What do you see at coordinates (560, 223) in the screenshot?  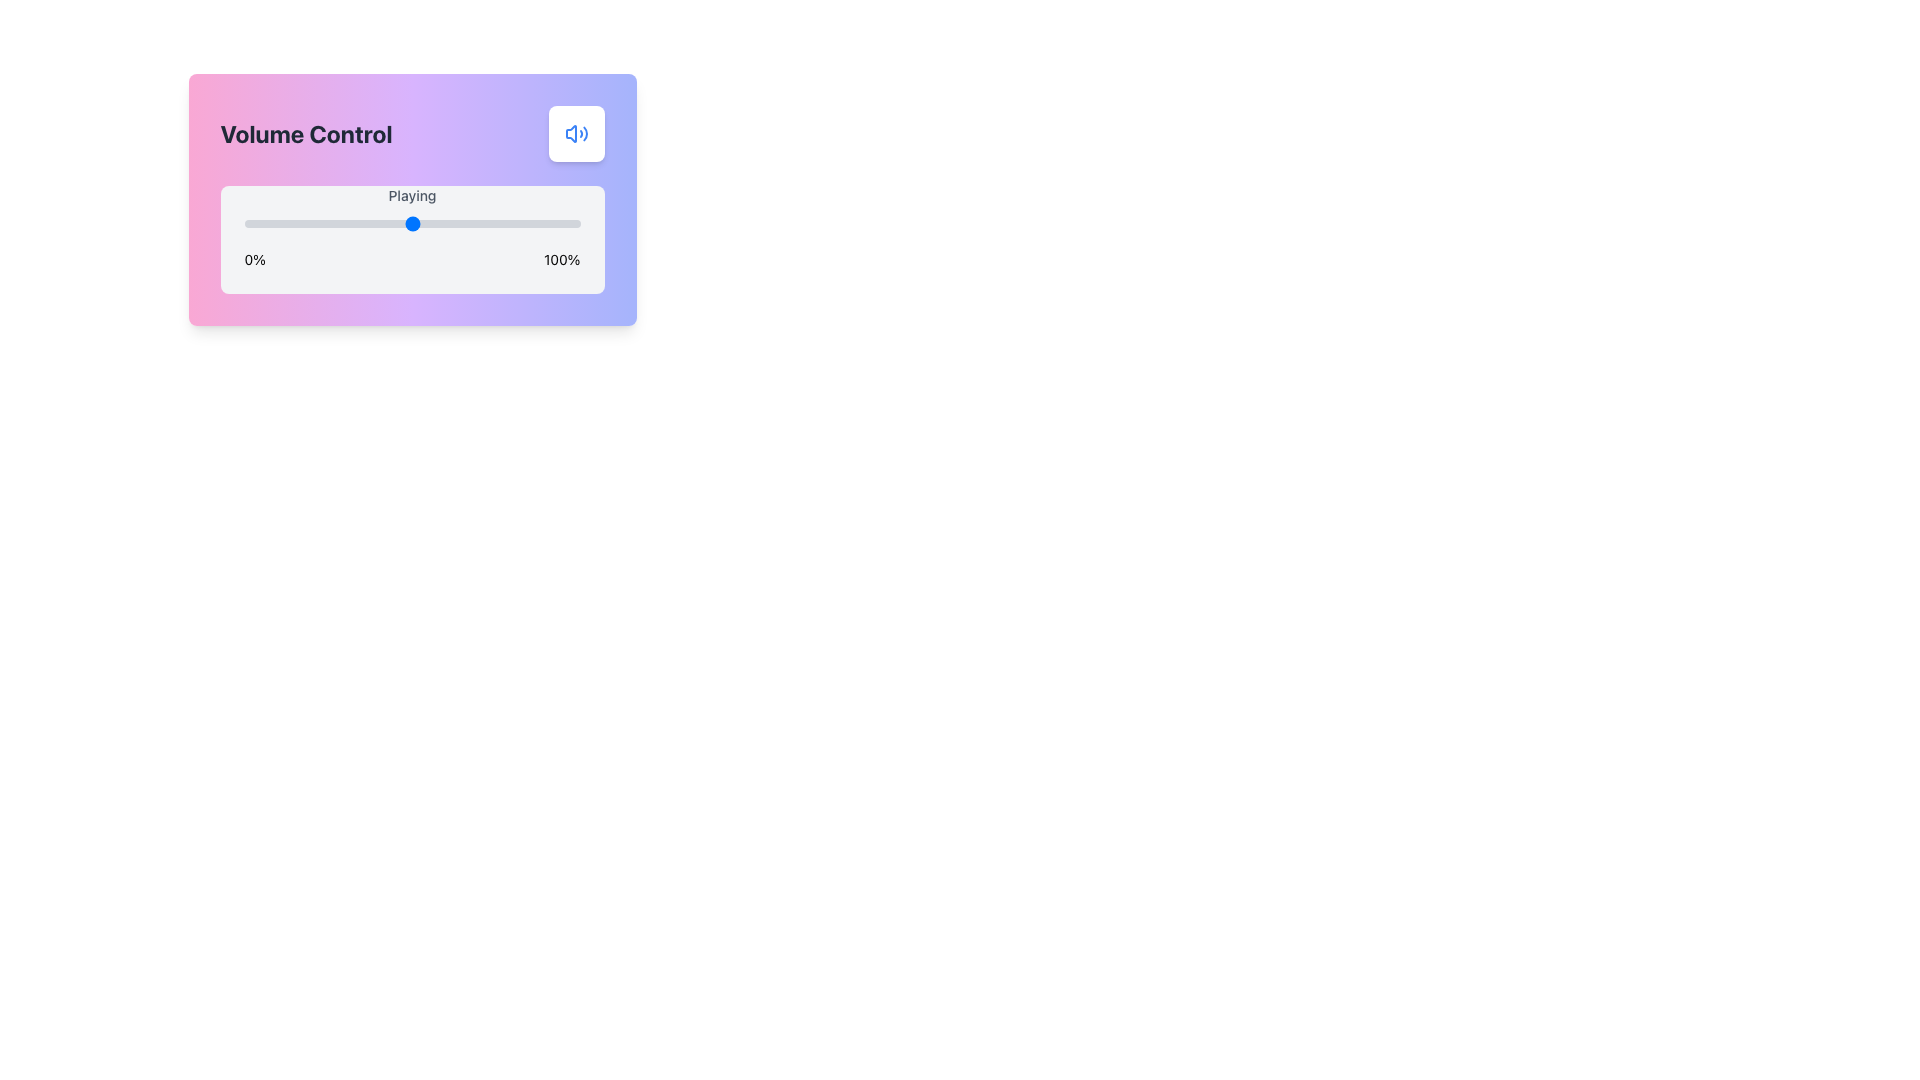 I see `the playback position` at bounding box center [560, 223].